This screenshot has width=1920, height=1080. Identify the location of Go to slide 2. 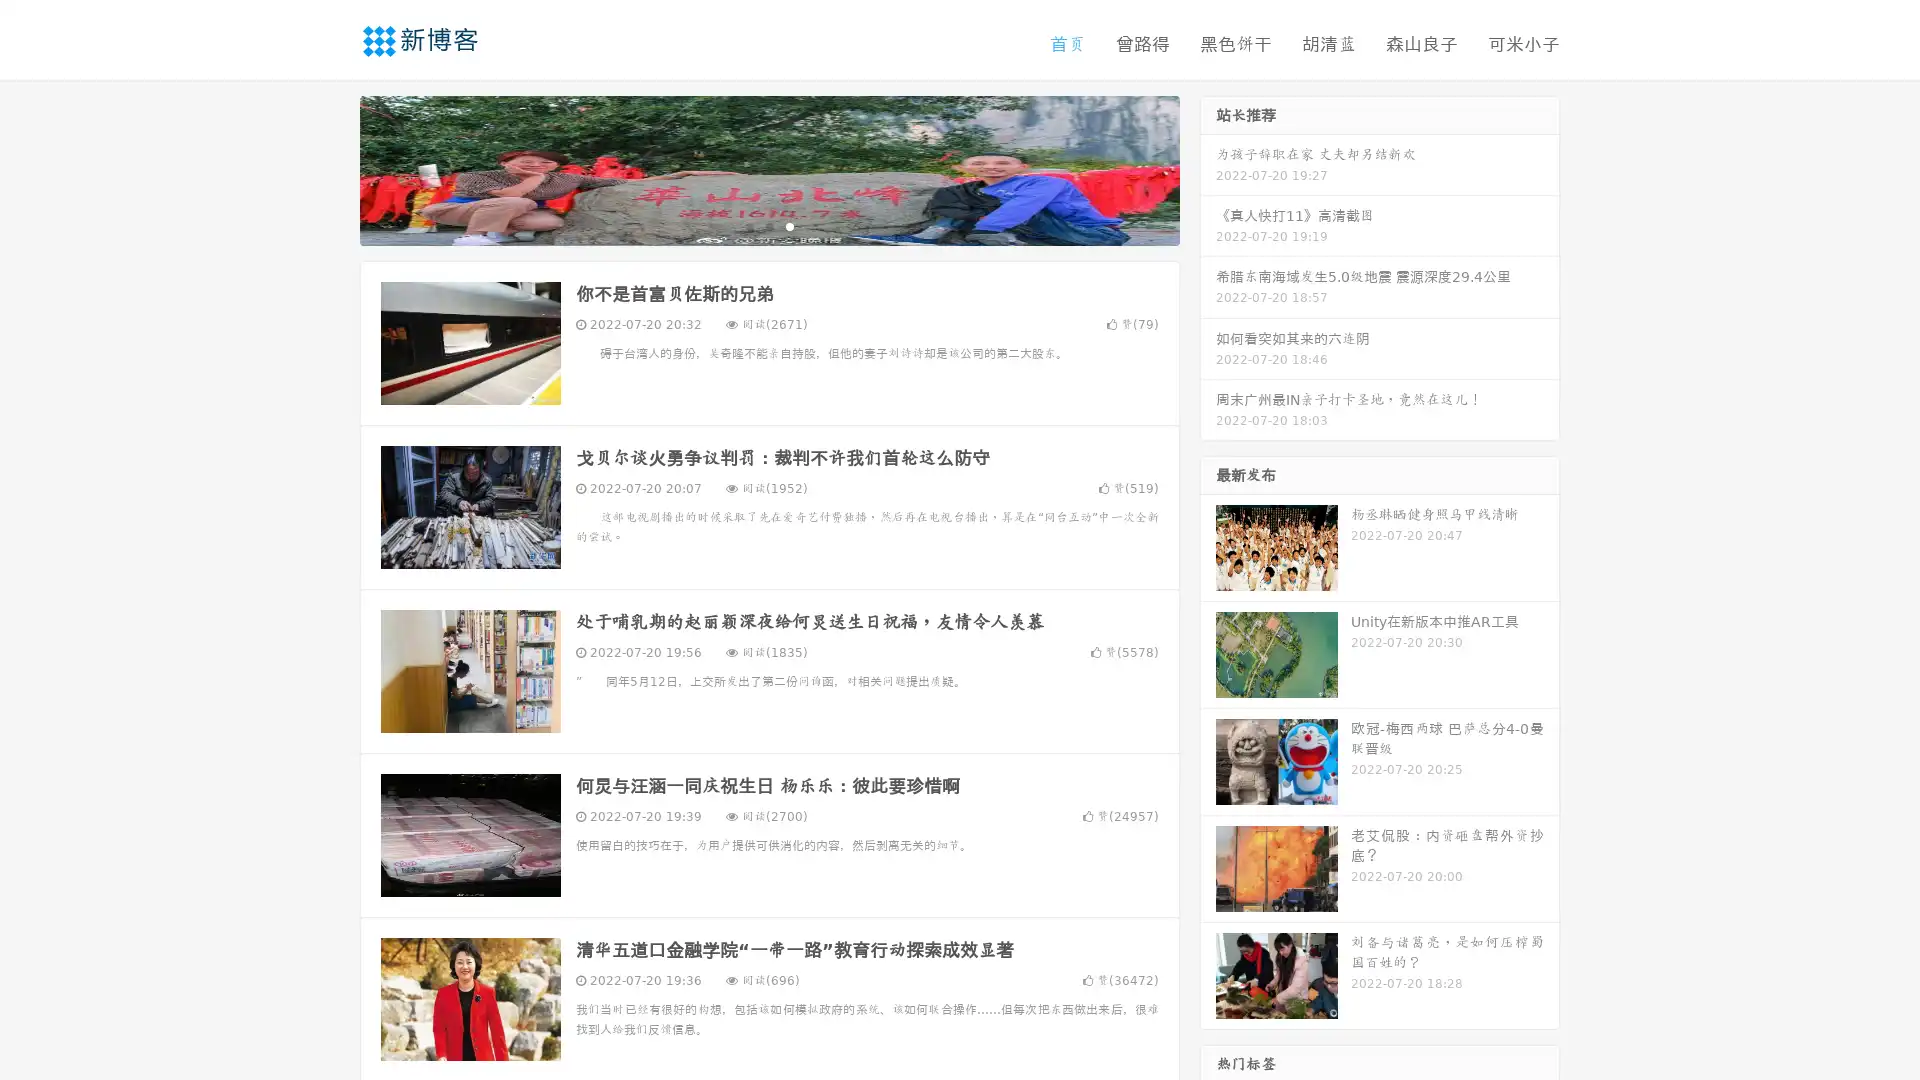
(768, 225).